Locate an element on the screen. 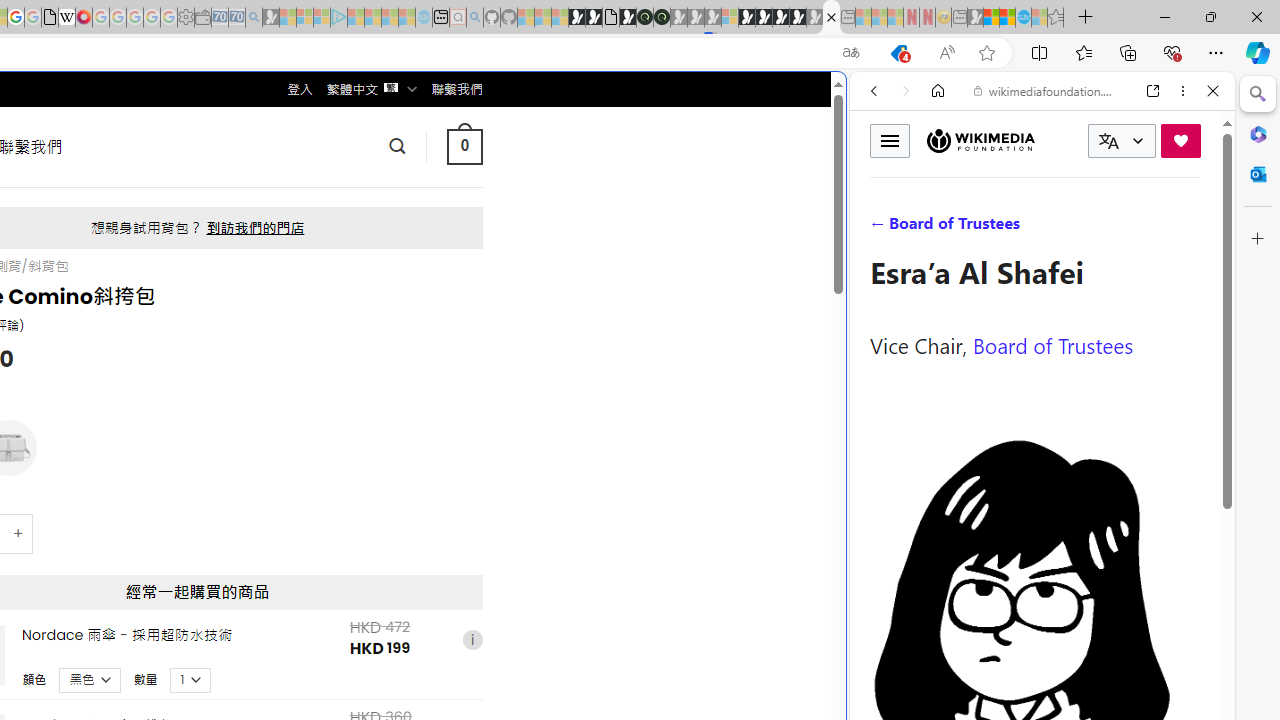 The image size is (1280, 720). 'Favorites - Sleeping' is located at coordinates (1055, 17).